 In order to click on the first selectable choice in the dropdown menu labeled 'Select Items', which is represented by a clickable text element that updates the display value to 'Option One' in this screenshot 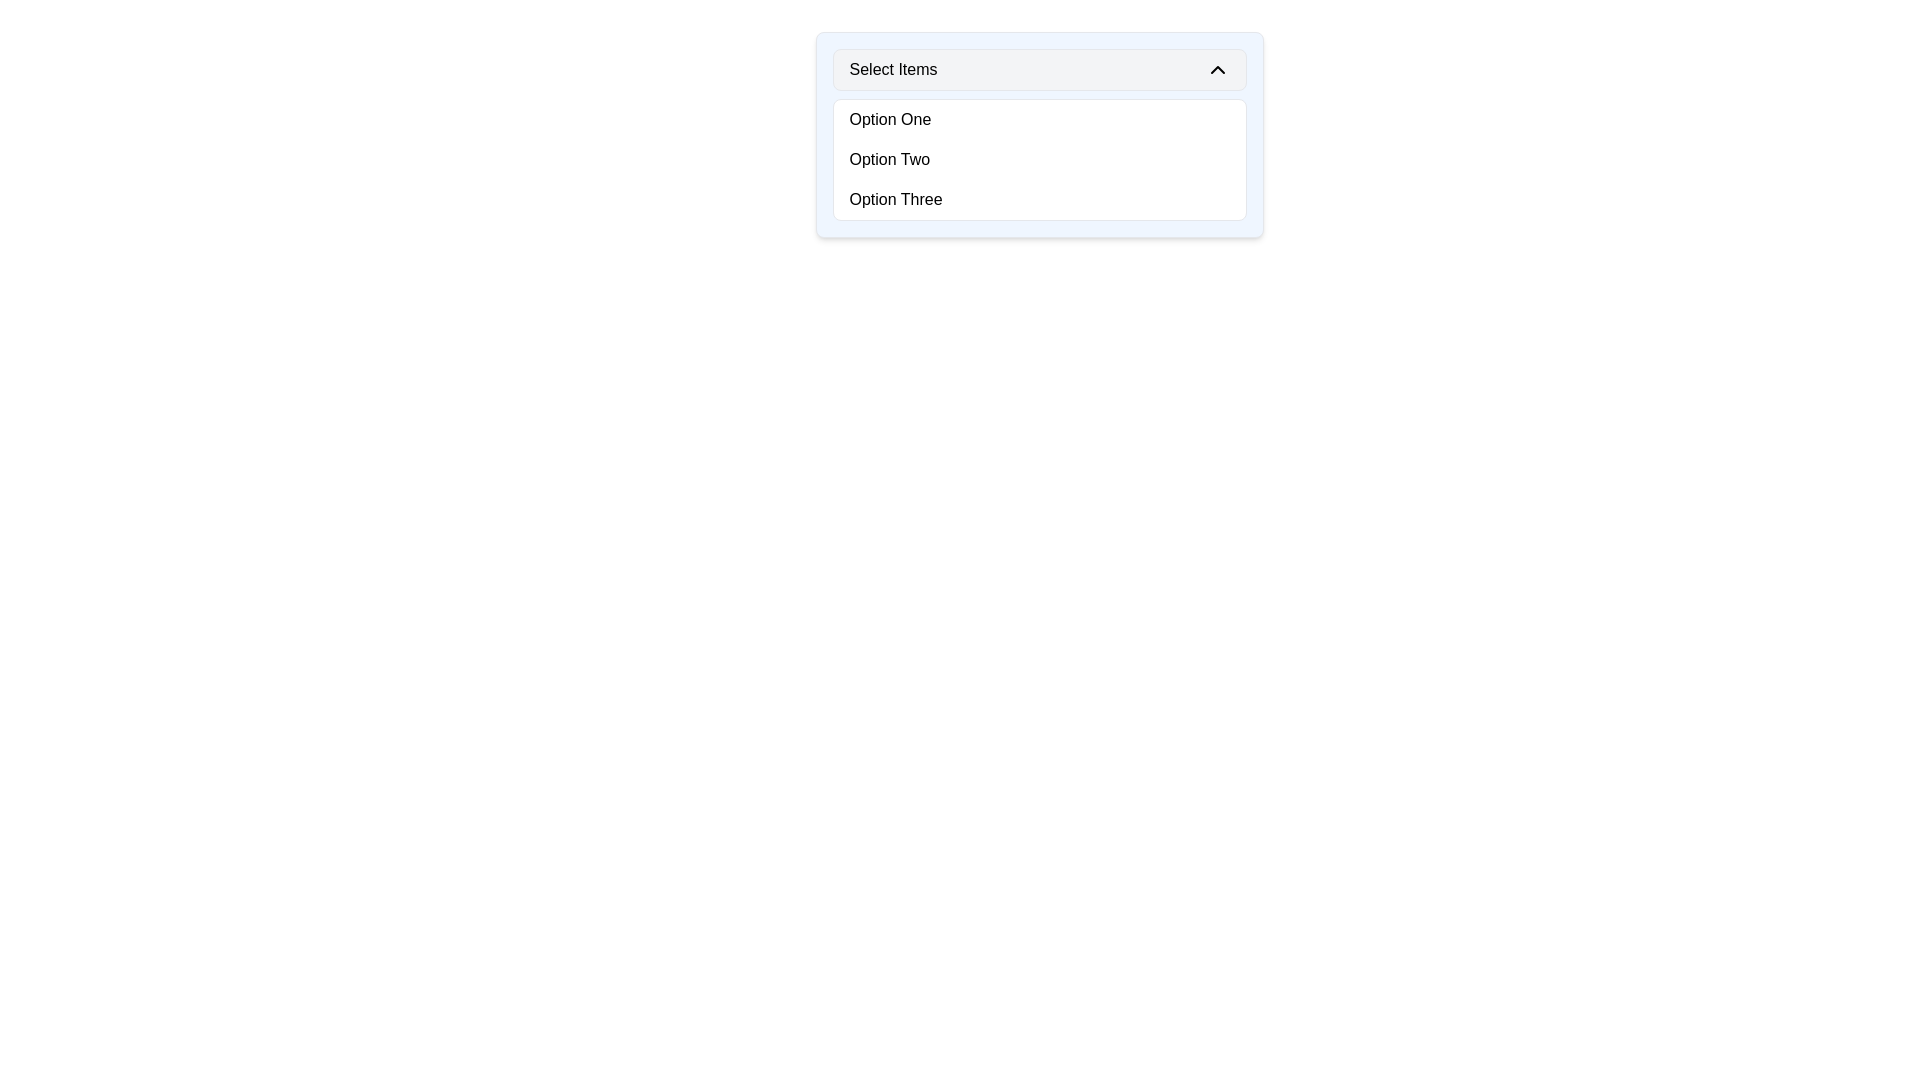, I will do `click(889, 119)`.